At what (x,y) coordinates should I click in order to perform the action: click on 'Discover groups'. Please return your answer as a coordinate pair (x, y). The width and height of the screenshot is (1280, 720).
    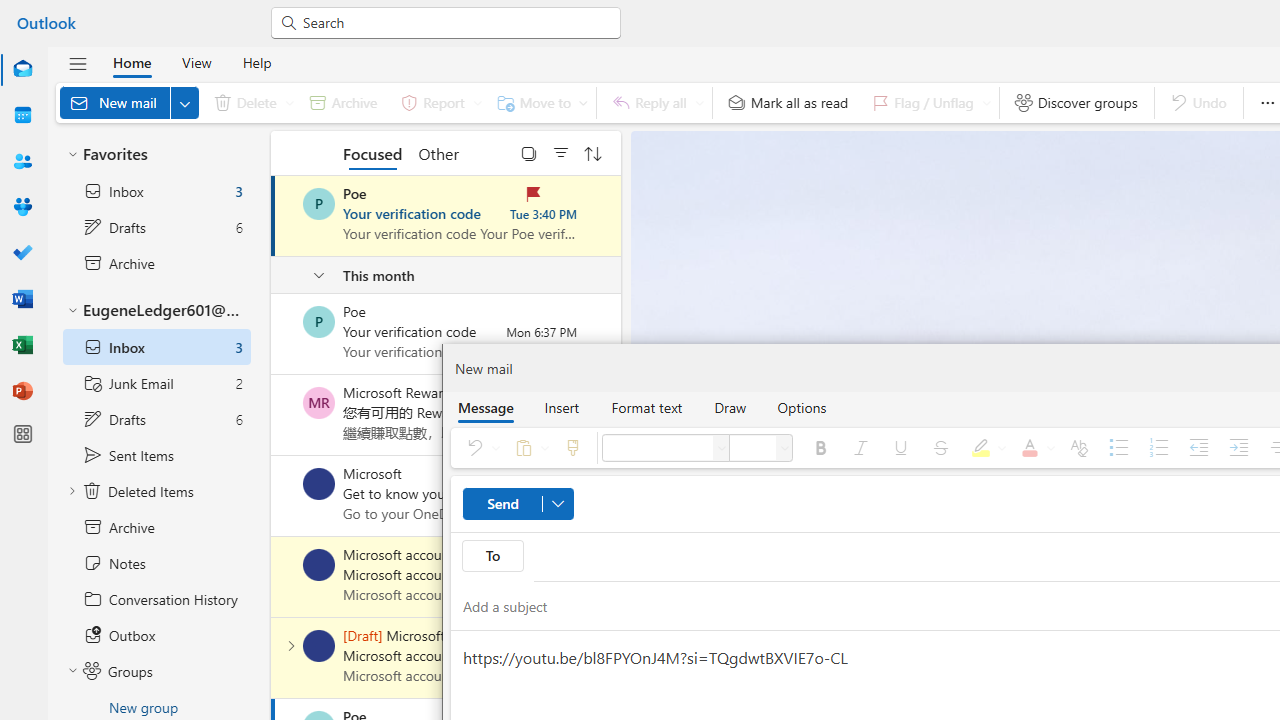
    Looking at the image, I should click on (1075, 102).